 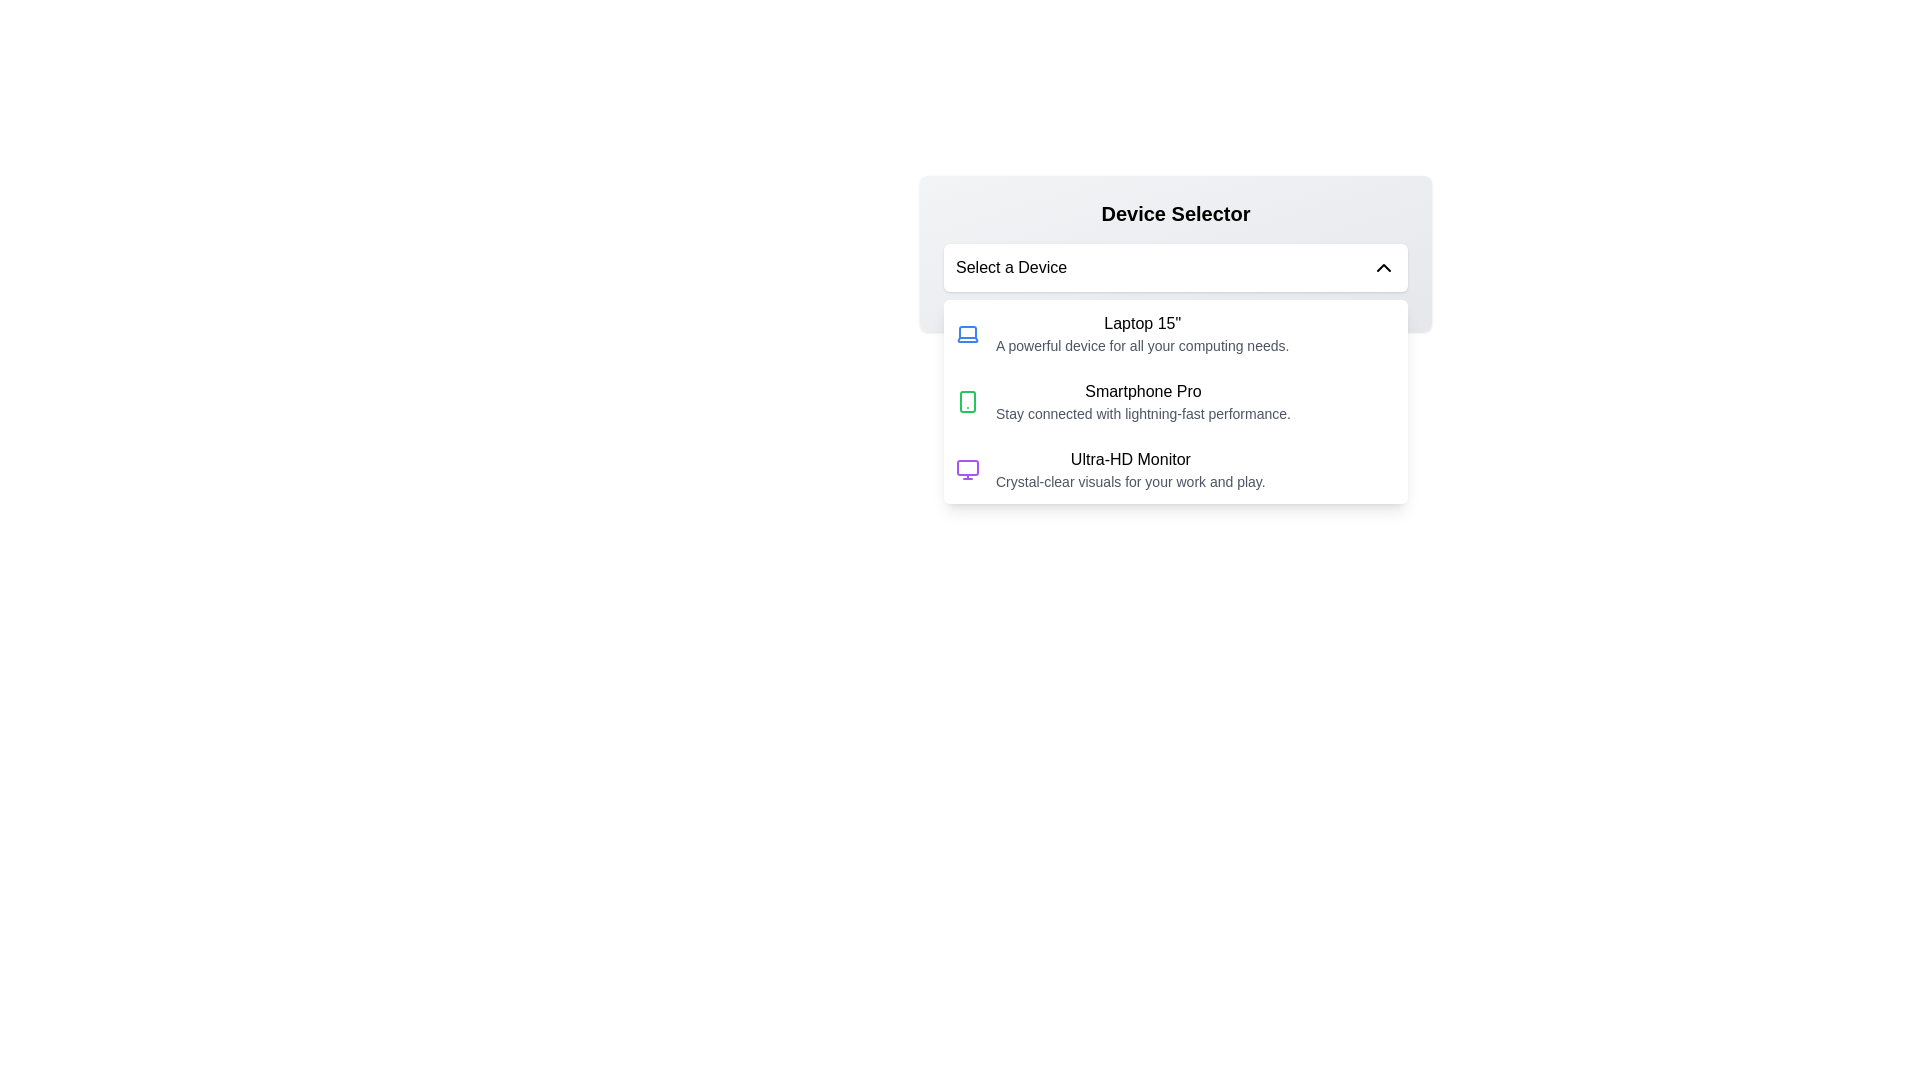 What do you see at coordinates (1130, 470) in the screenshot?
I see `the text display labeled 'Ultra-HD Monitor' in the selectable dropdown list` at bounding box center [1130, 470].